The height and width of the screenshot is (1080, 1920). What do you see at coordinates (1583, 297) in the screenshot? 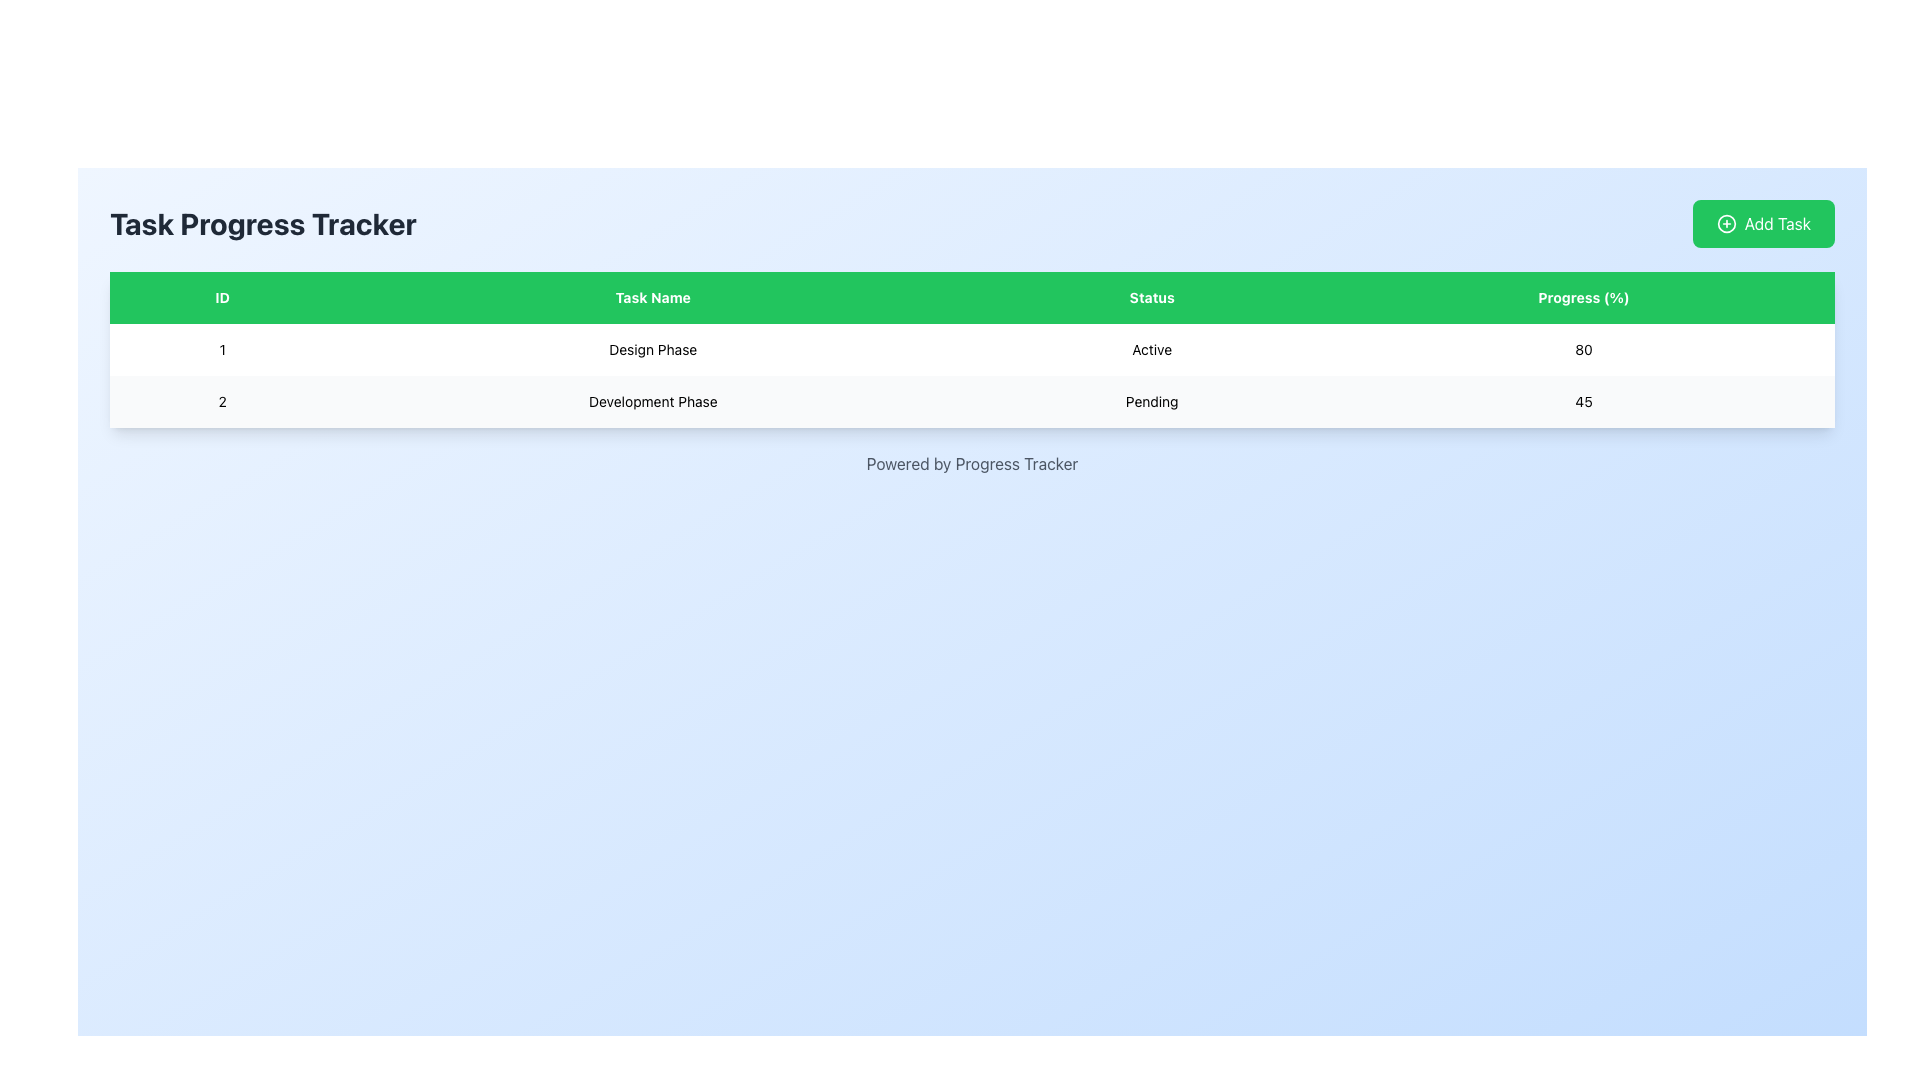
I see `text content of the 'Progress (%)' header in the table, which is the fourth column header styled with white font on a green background` at bounding box center [1583, 297].